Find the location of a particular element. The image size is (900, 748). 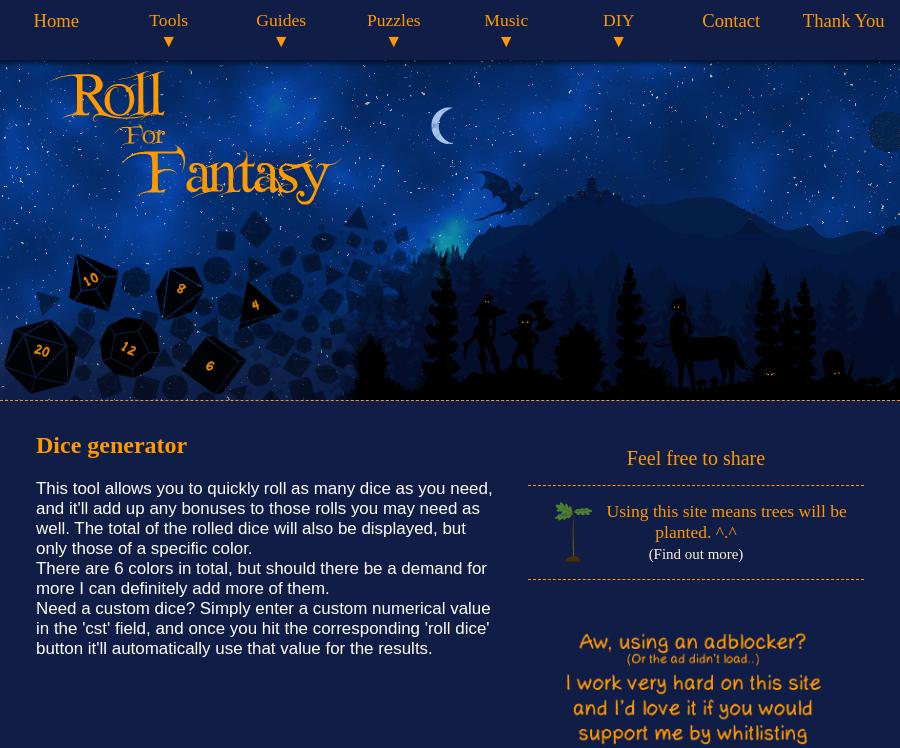

'Tools' is located at coordinates (168, 19).